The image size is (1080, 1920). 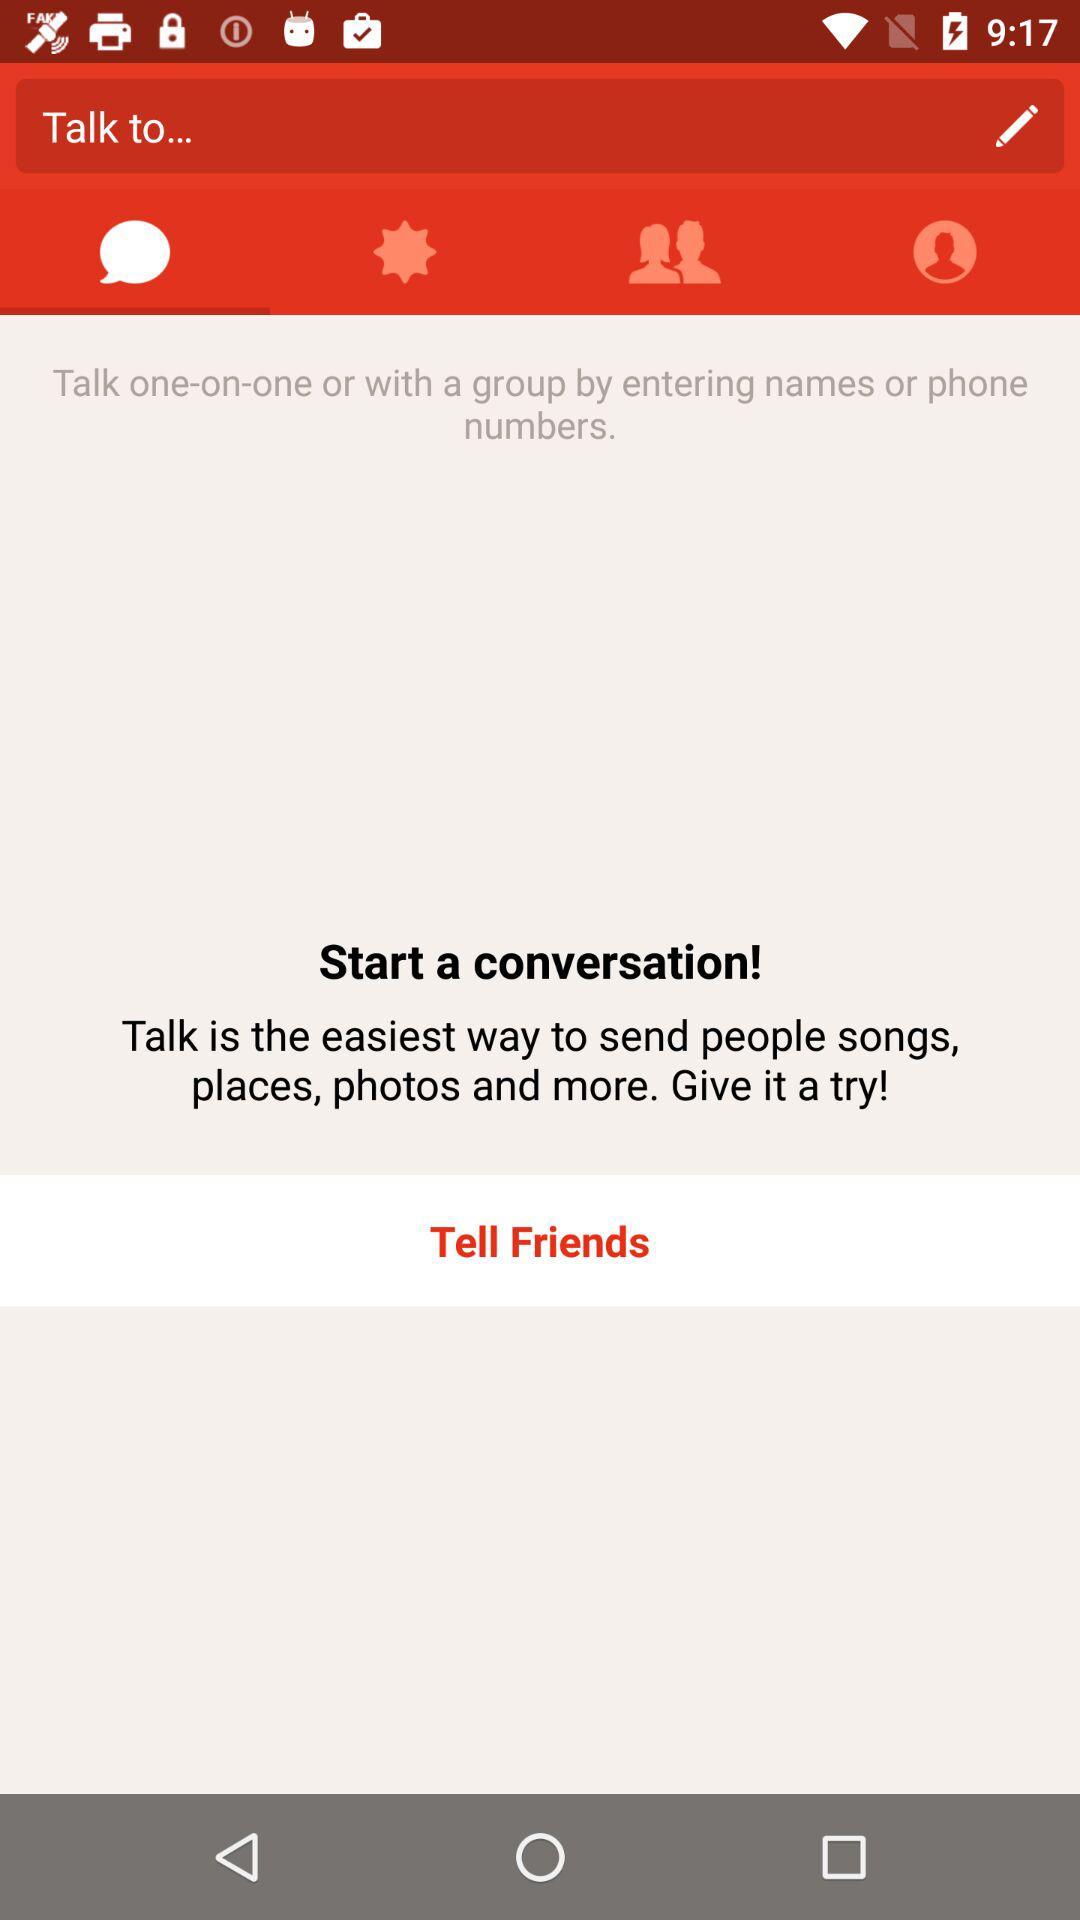 What do you see at coordinates (135, 251) in the screenshot?
I see `sms` at bounding box center [135, 251].